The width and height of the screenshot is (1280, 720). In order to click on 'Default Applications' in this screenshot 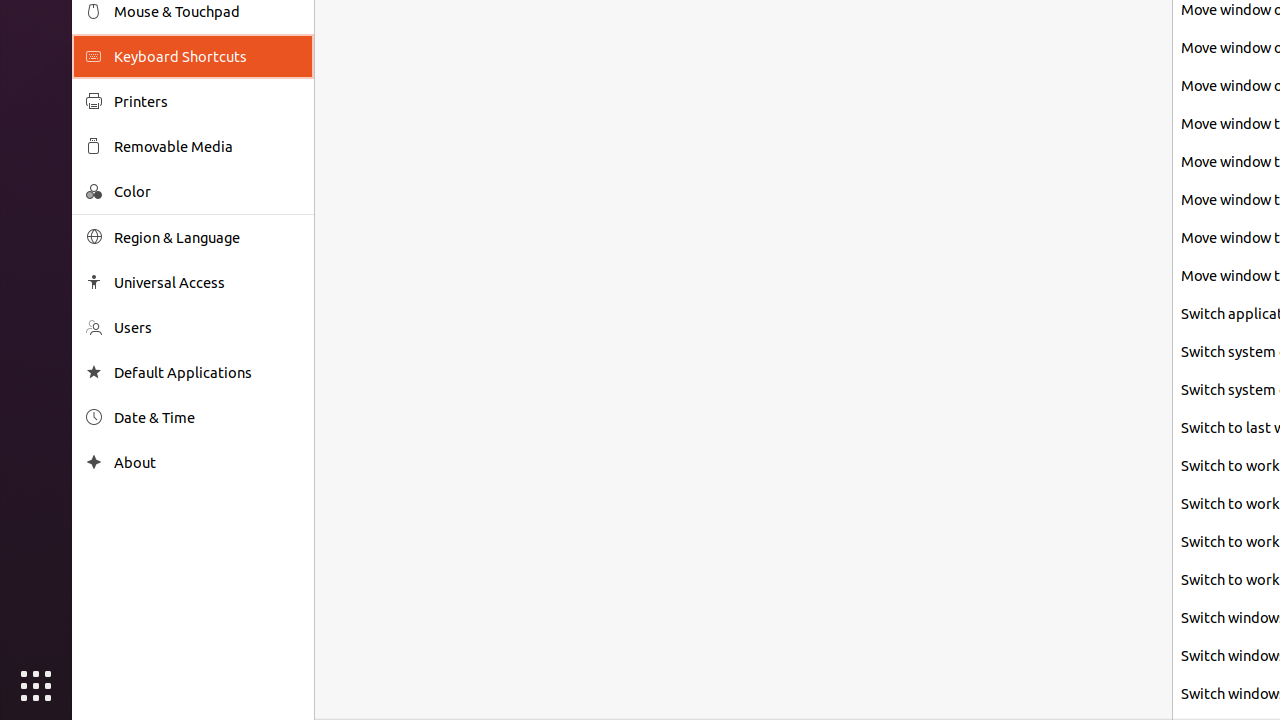, I will do `click(206, 372)`.